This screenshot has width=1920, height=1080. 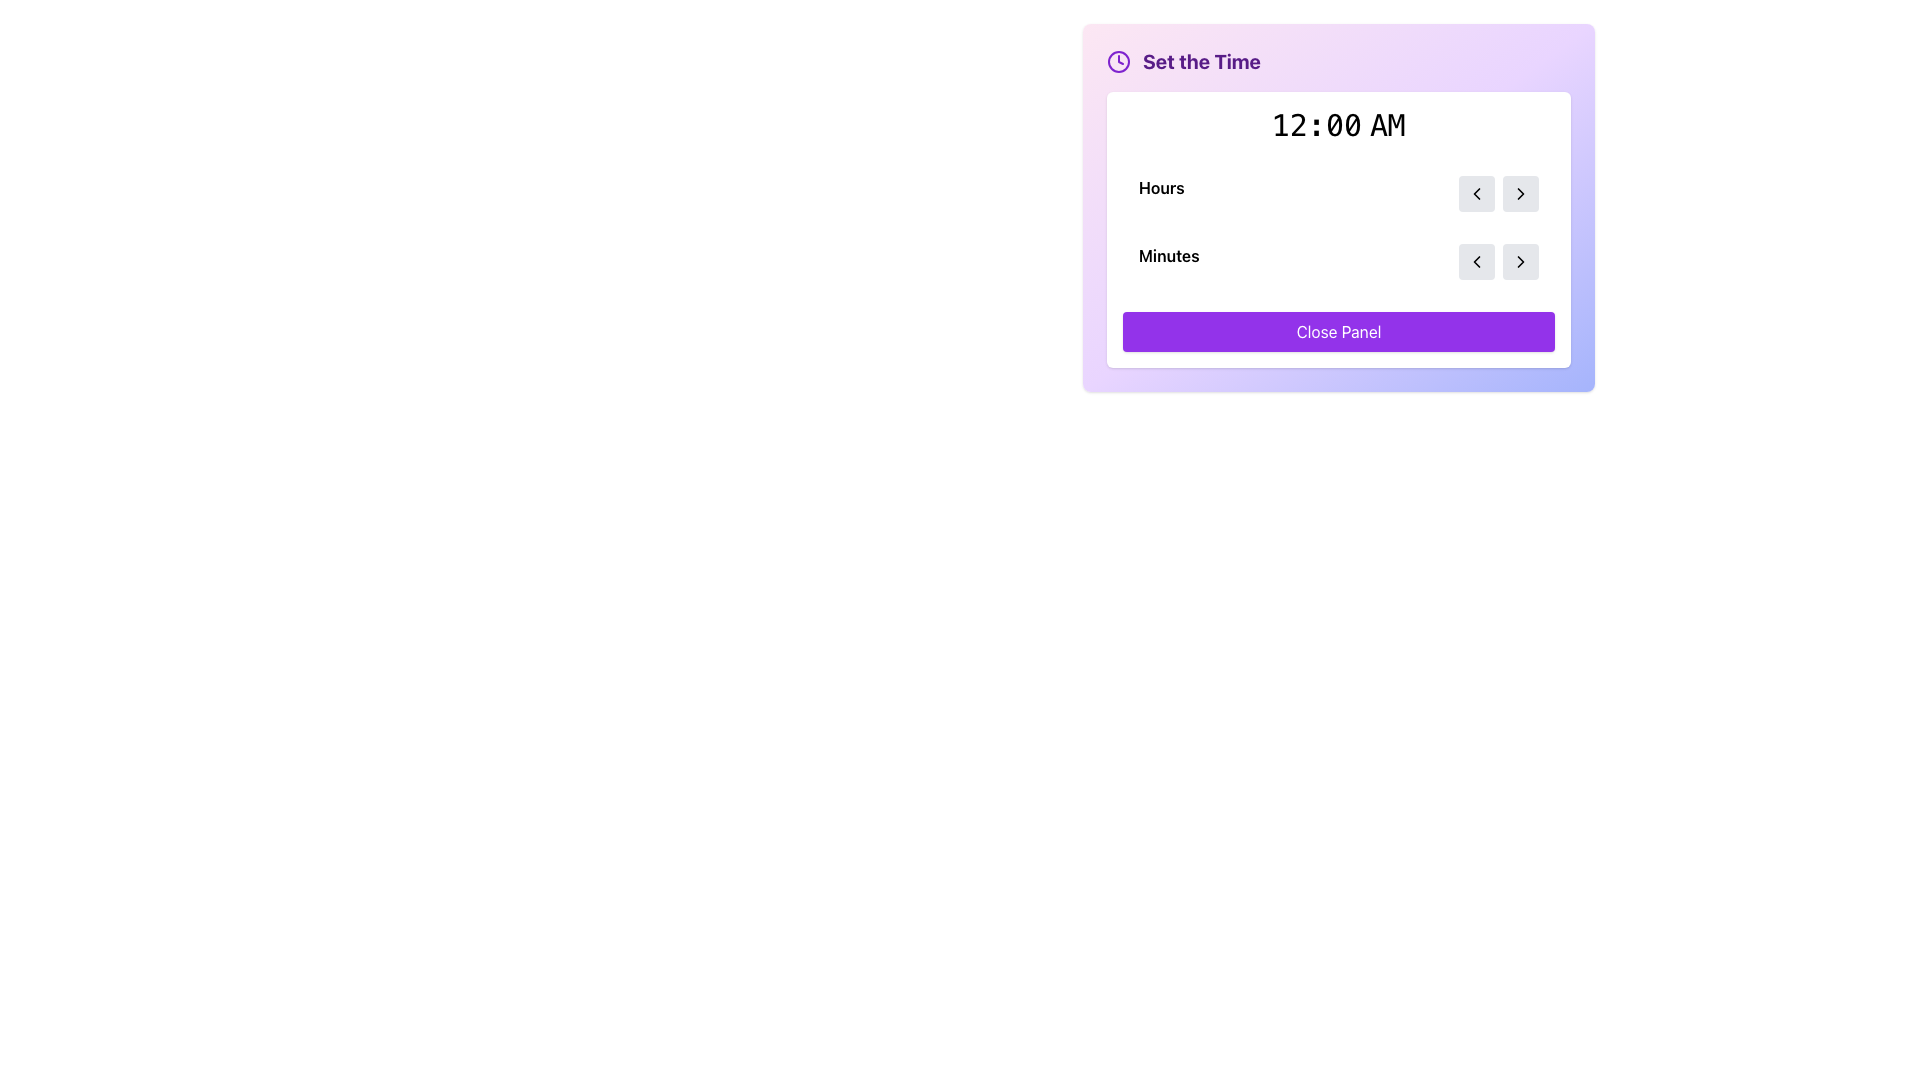 I want to click on the static text element that reads 'Set the Time', which is prominently displayed in bold purple color and located next to the clock icon in the header area of the time picker interface, so click(x=1200, y=60).